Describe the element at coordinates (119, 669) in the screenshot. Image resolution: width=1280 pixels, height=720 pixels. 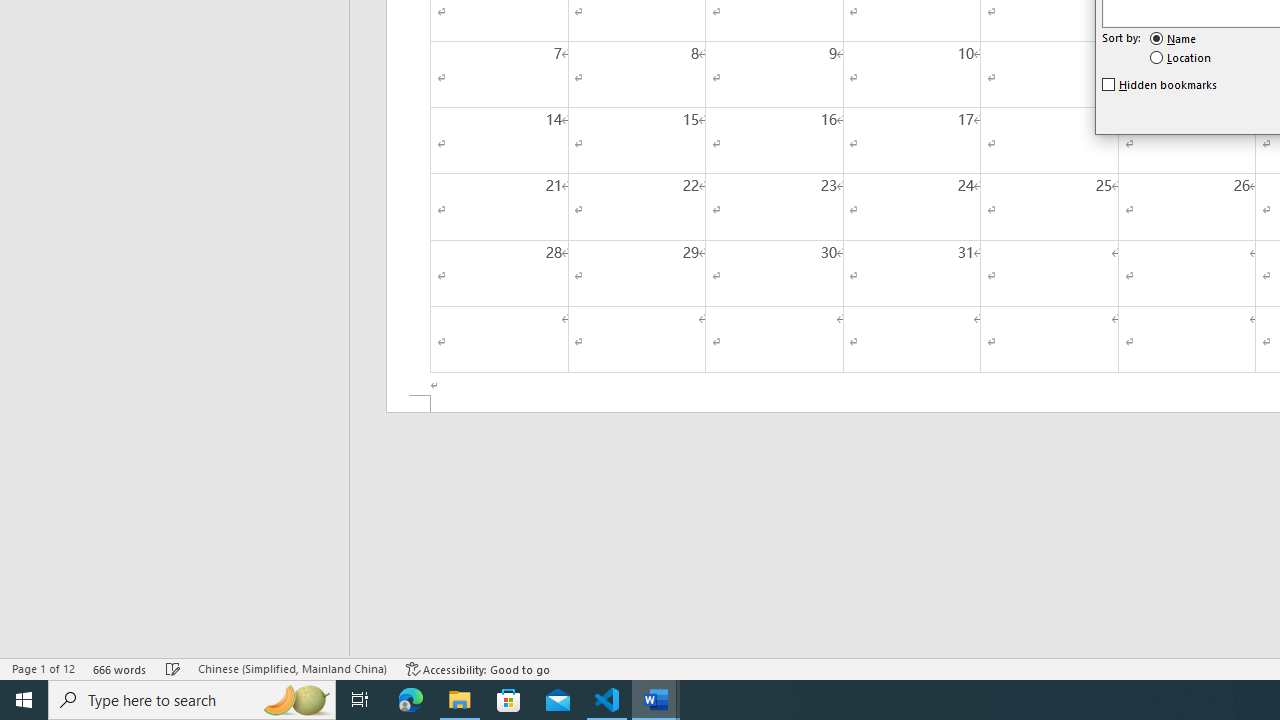
I see `'Word Count 666 words'` at that location.